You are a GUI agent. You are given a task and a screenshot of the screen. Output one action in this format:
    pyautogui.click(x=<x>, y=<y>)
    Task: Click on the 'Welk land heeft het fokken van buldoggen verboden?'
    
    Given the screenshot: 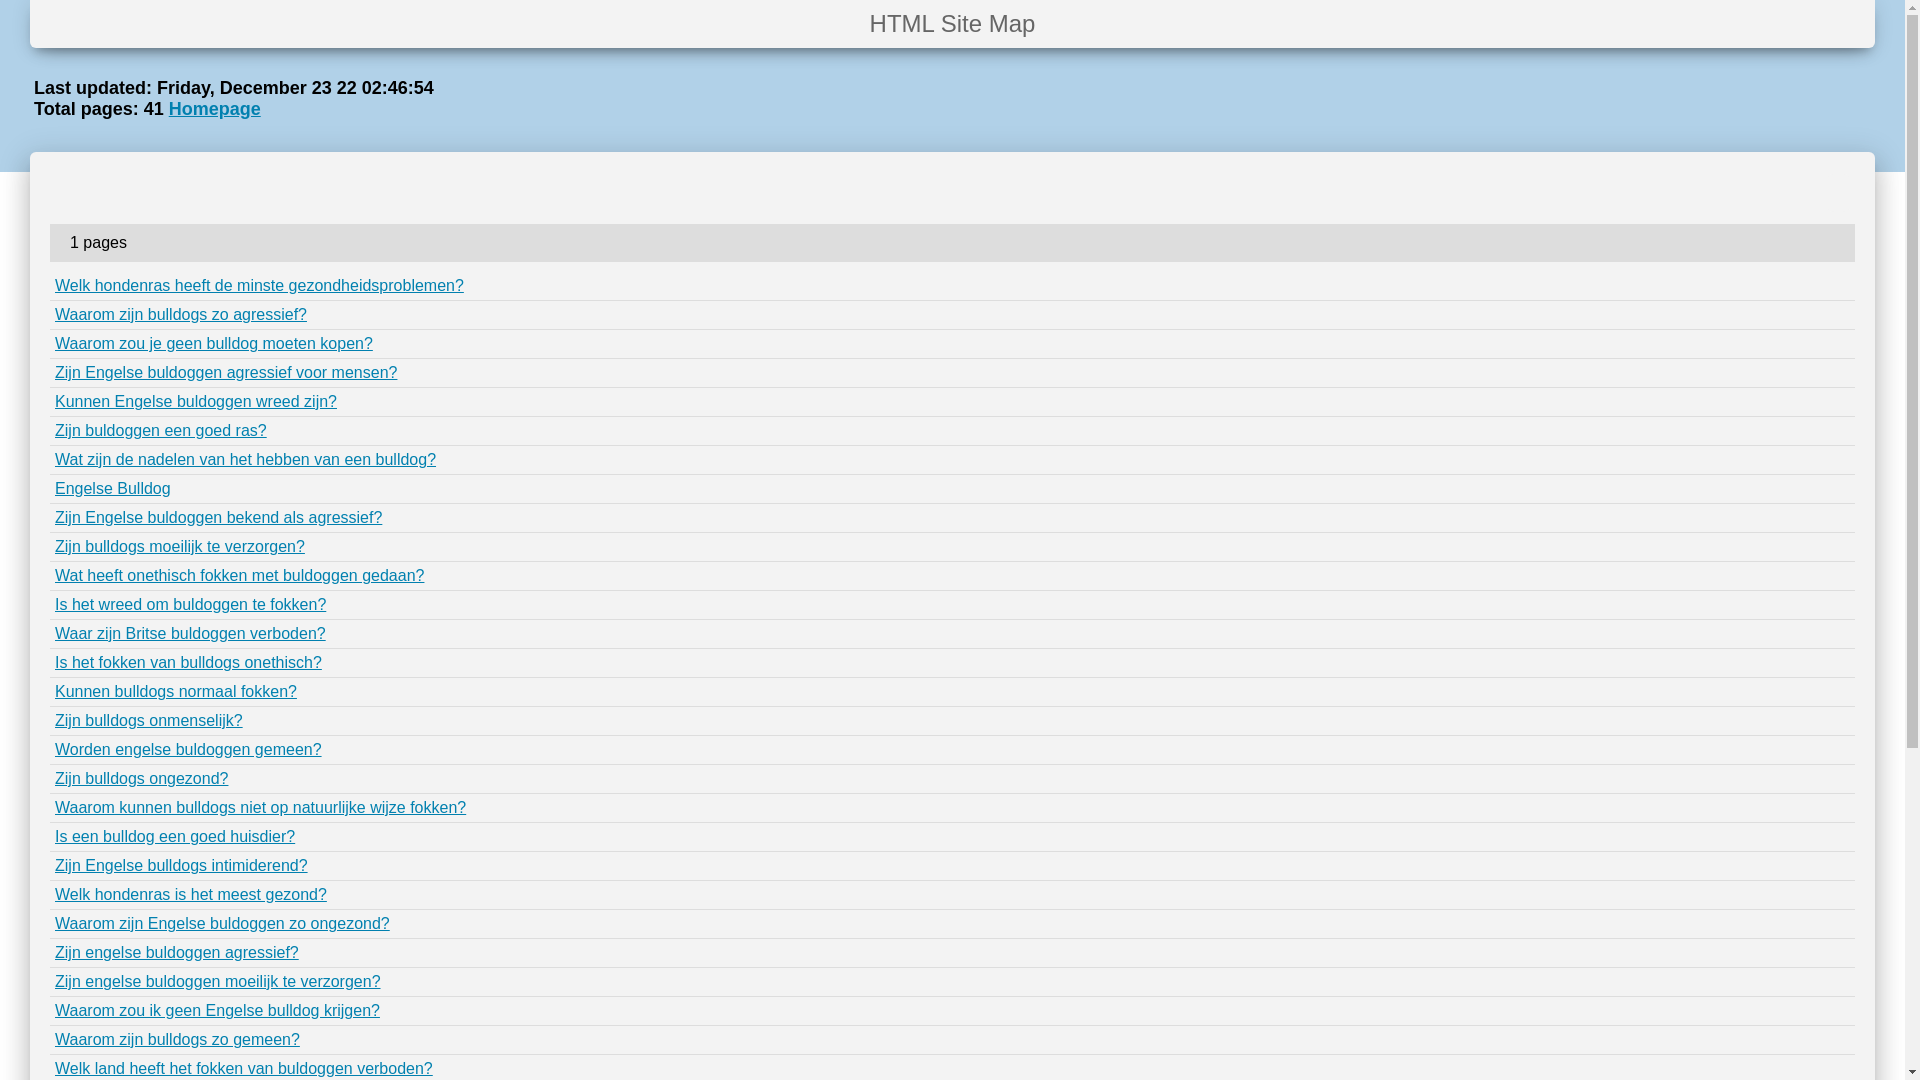 What is the action you would take?
    pyautogui.click(x=243, y=1067)
    